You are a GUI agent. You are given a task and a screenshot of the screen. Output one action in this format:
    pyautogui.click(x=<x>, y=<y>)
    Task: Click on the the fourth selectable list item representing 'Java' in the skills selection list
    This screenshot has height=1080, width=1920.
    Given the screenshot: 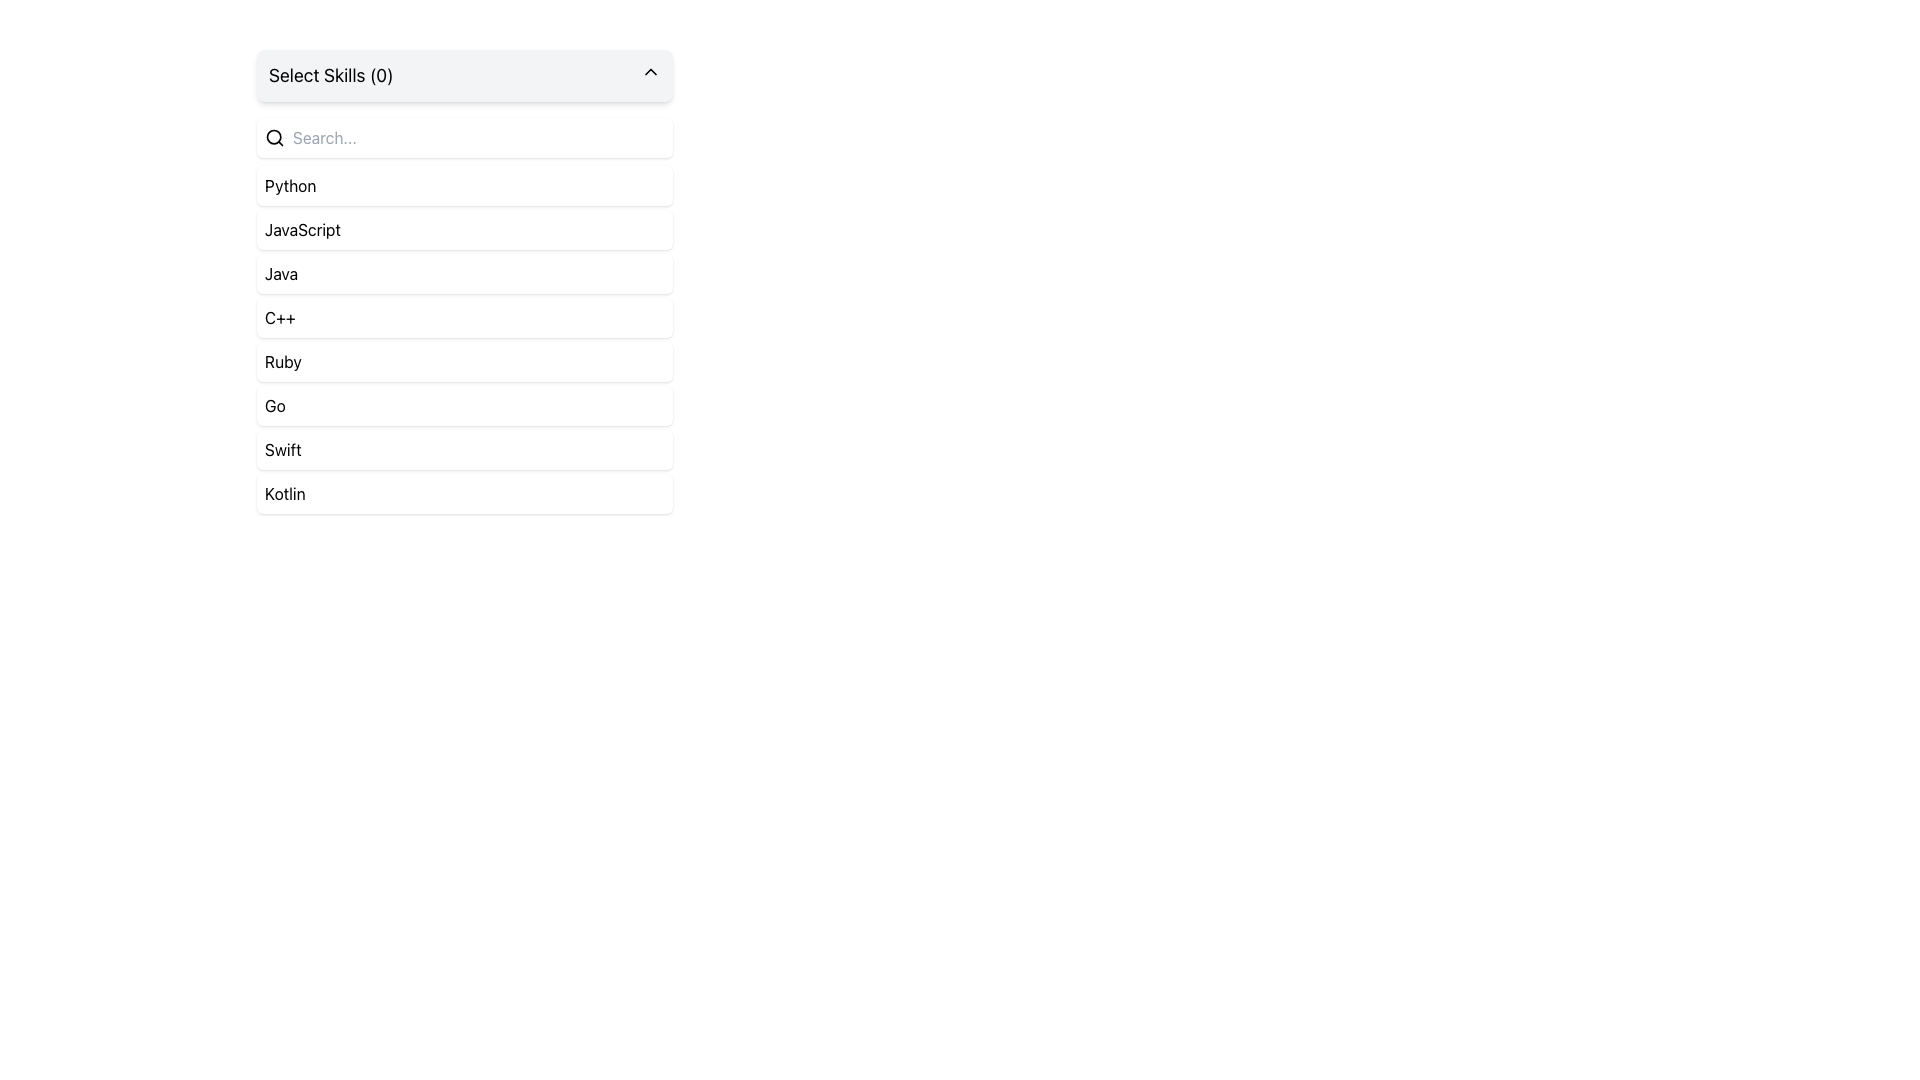 What is the action you would take?
    pyautogui.click(x=464, y=281)
    